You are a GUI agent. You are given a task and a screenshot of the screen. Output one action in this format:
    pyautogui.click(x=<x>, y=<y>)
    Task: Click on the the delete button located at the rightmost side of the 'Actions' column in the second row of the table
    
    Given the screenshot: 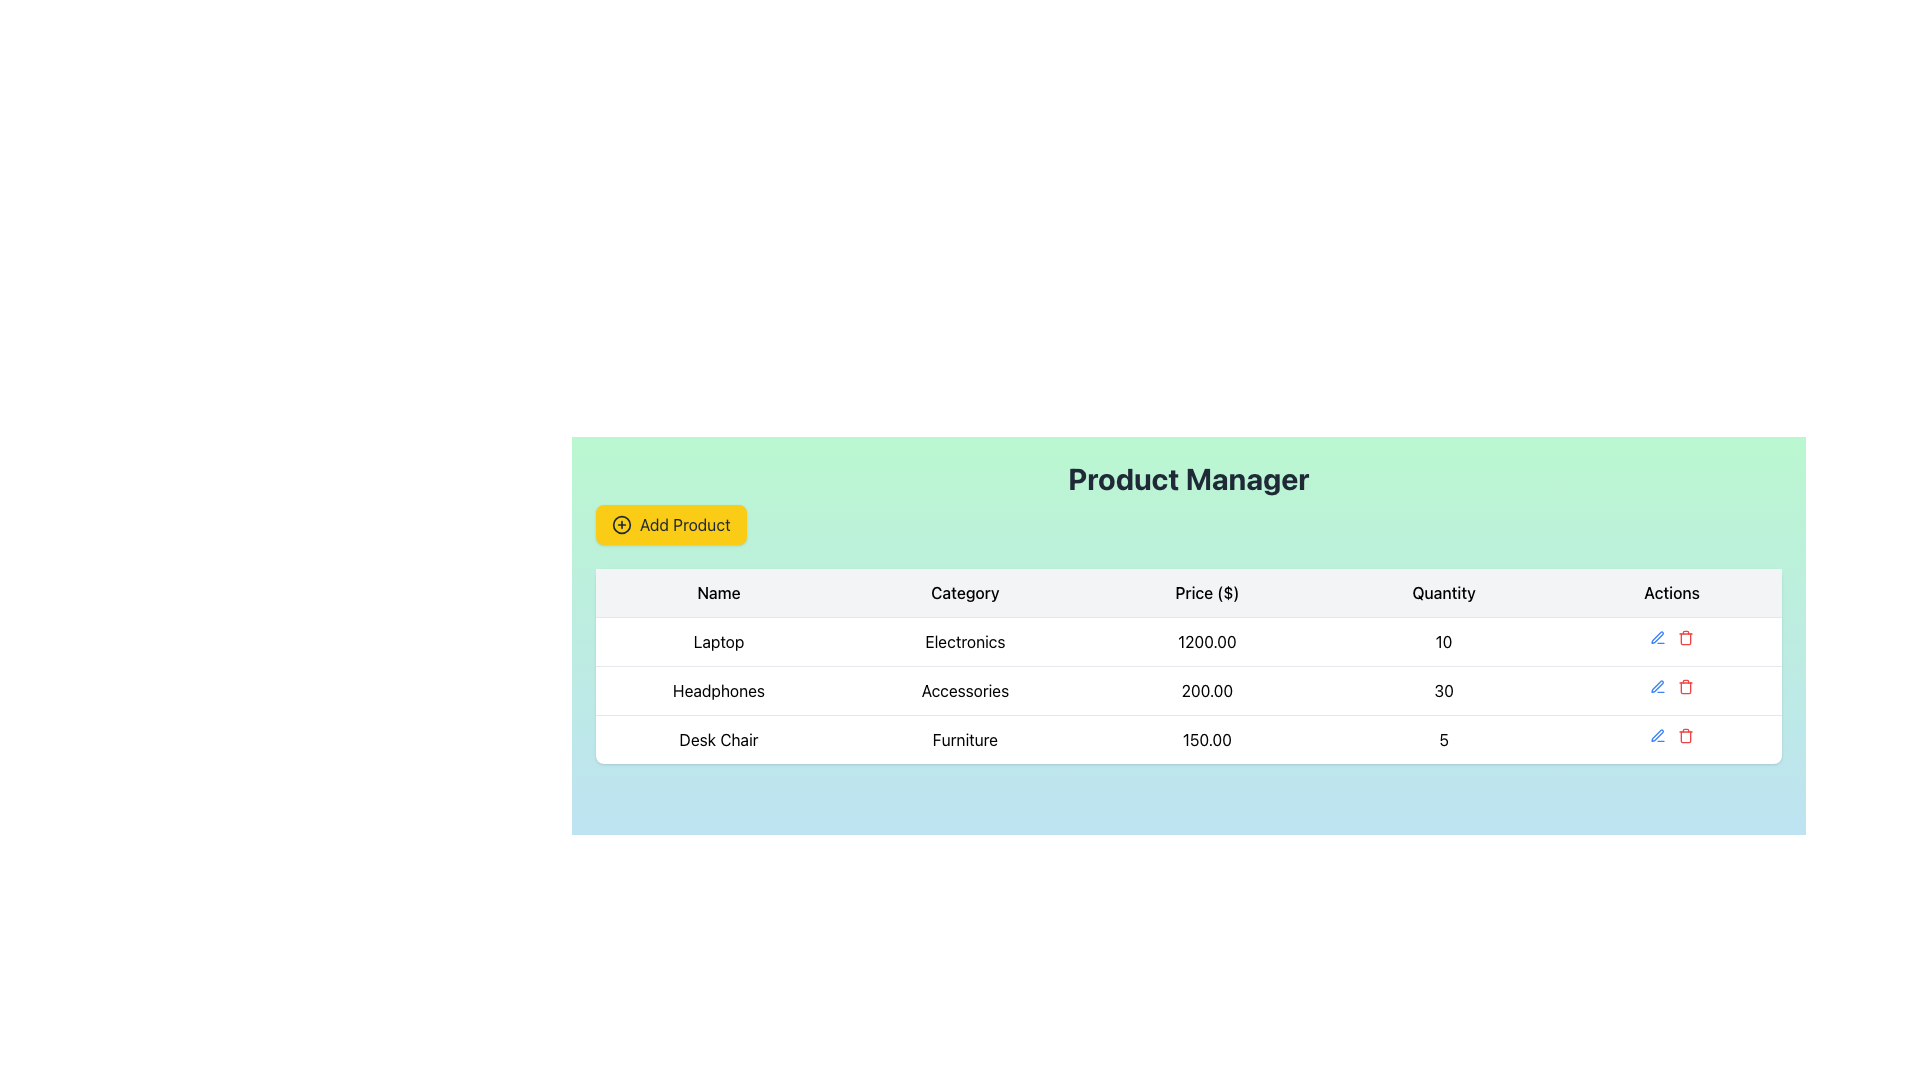 What is the action you would take?
    pyautogui.click(x=1685, y=685)
    